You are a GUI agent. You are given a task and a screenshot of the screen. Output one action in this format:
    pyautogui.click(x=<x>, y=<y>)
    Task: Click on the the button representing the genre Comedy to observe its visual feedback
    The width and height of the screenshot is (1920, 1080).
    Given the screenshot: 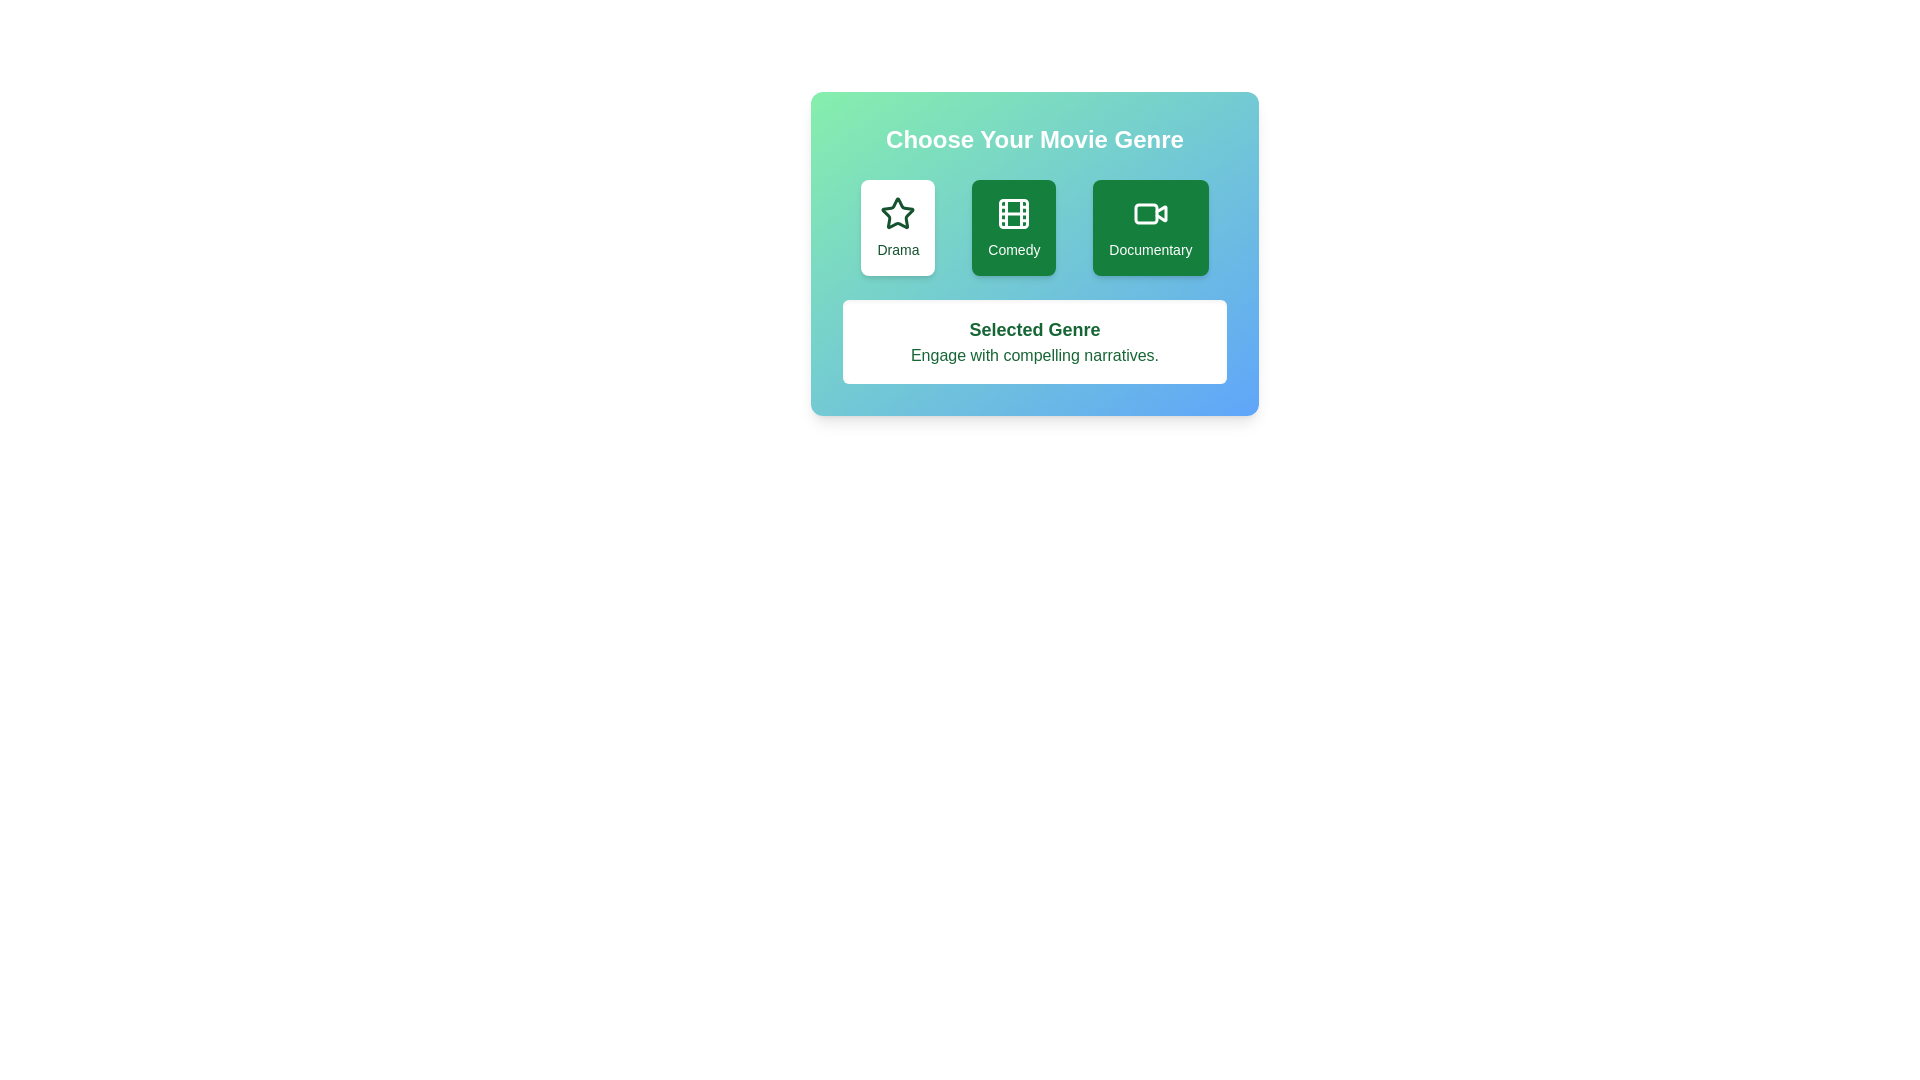 What is the action you would take?
    pyautogui.click(x=1014, y=226)
    